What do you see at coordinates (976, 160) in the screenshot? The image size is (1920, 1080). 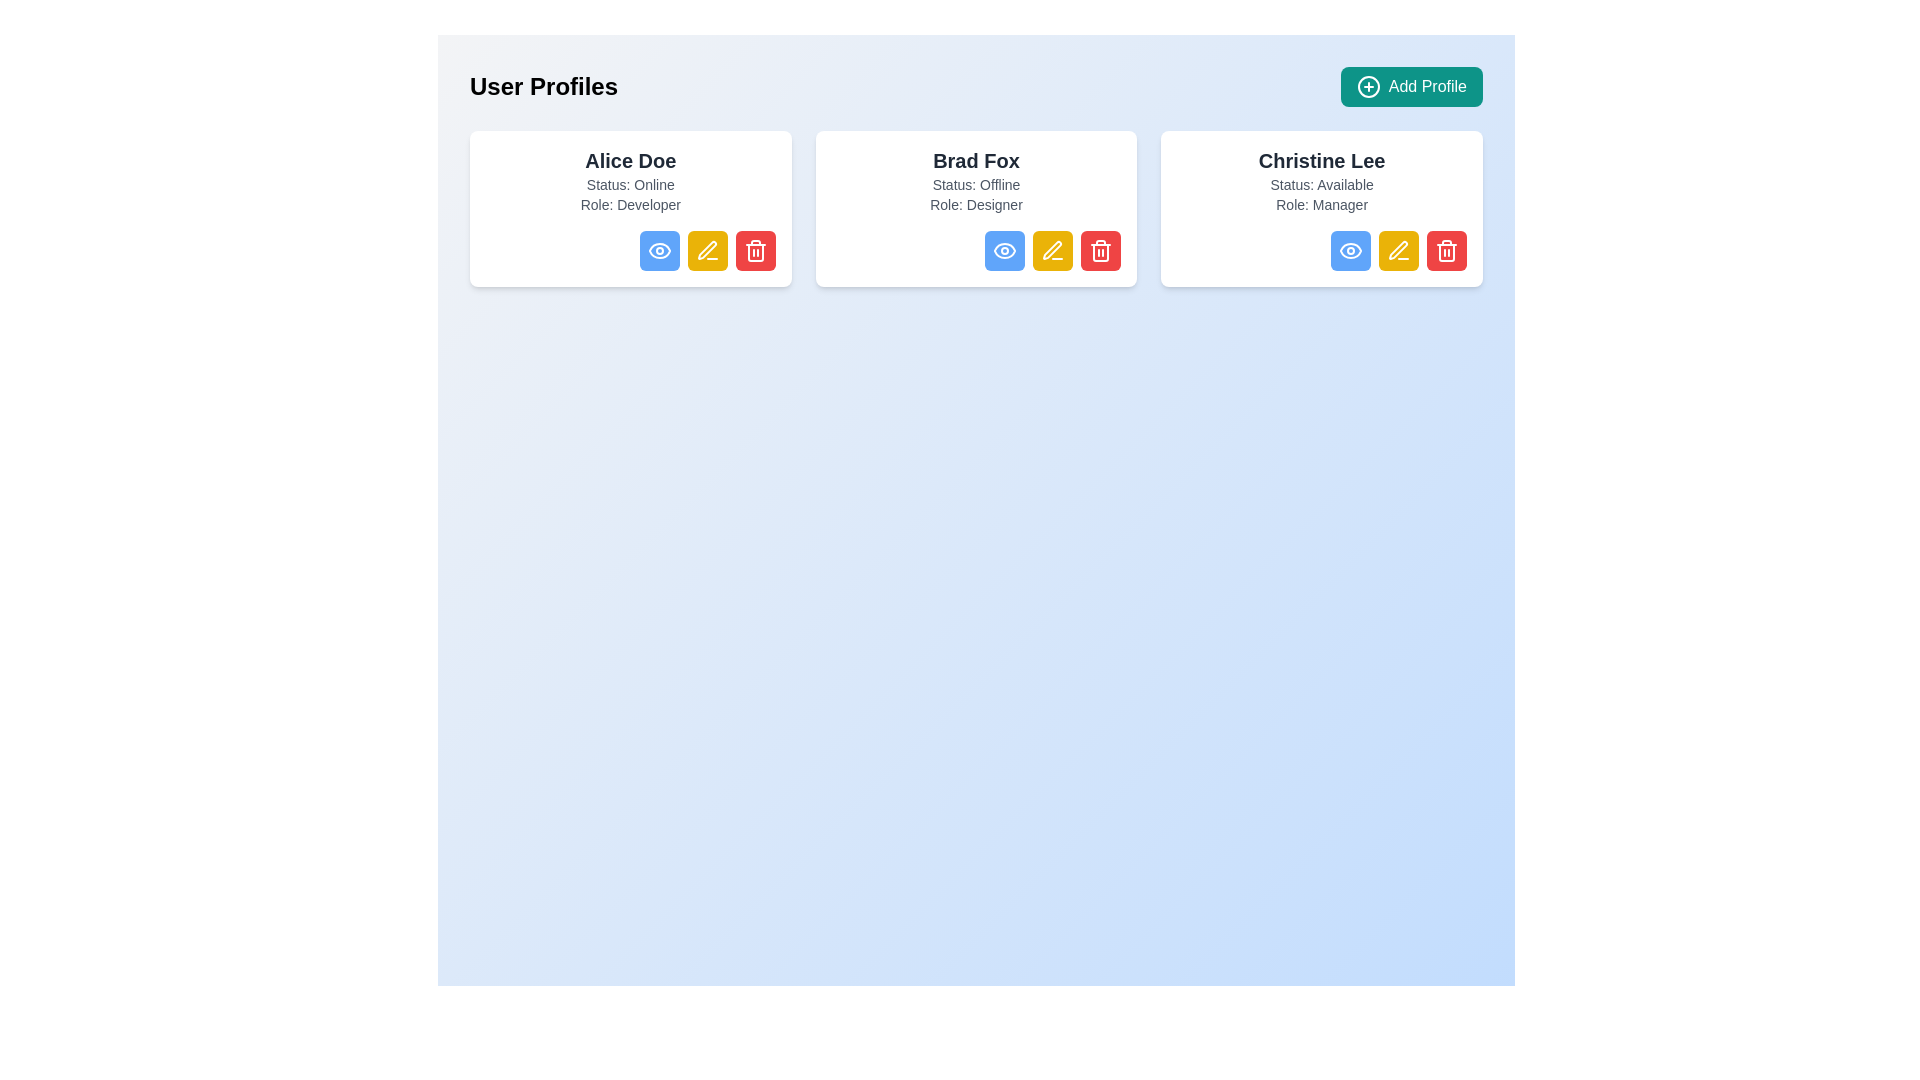 I see `the text label reading 'Brad Fox' which is styled with a bold font type and a large font size, located at the top of the central profile card` at bounding box center [976, 160].